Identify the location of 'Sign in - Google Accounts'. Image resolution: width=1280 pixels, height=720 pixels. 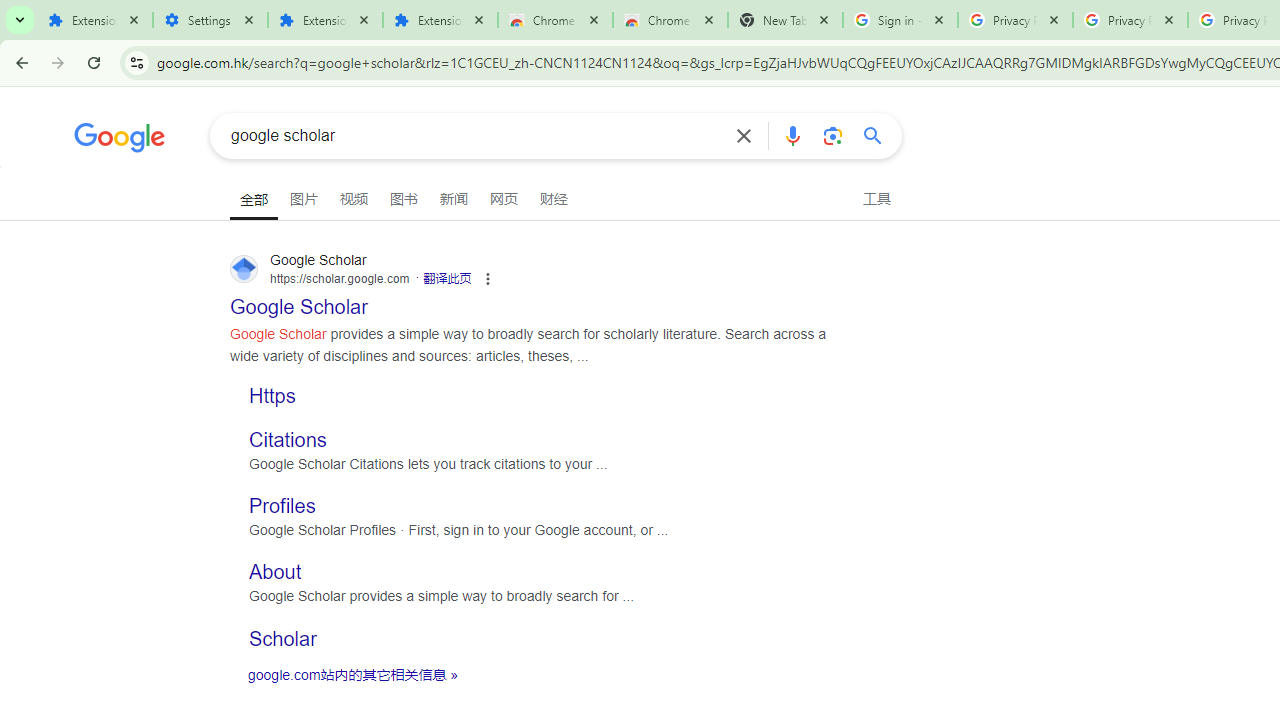
(899, 20).